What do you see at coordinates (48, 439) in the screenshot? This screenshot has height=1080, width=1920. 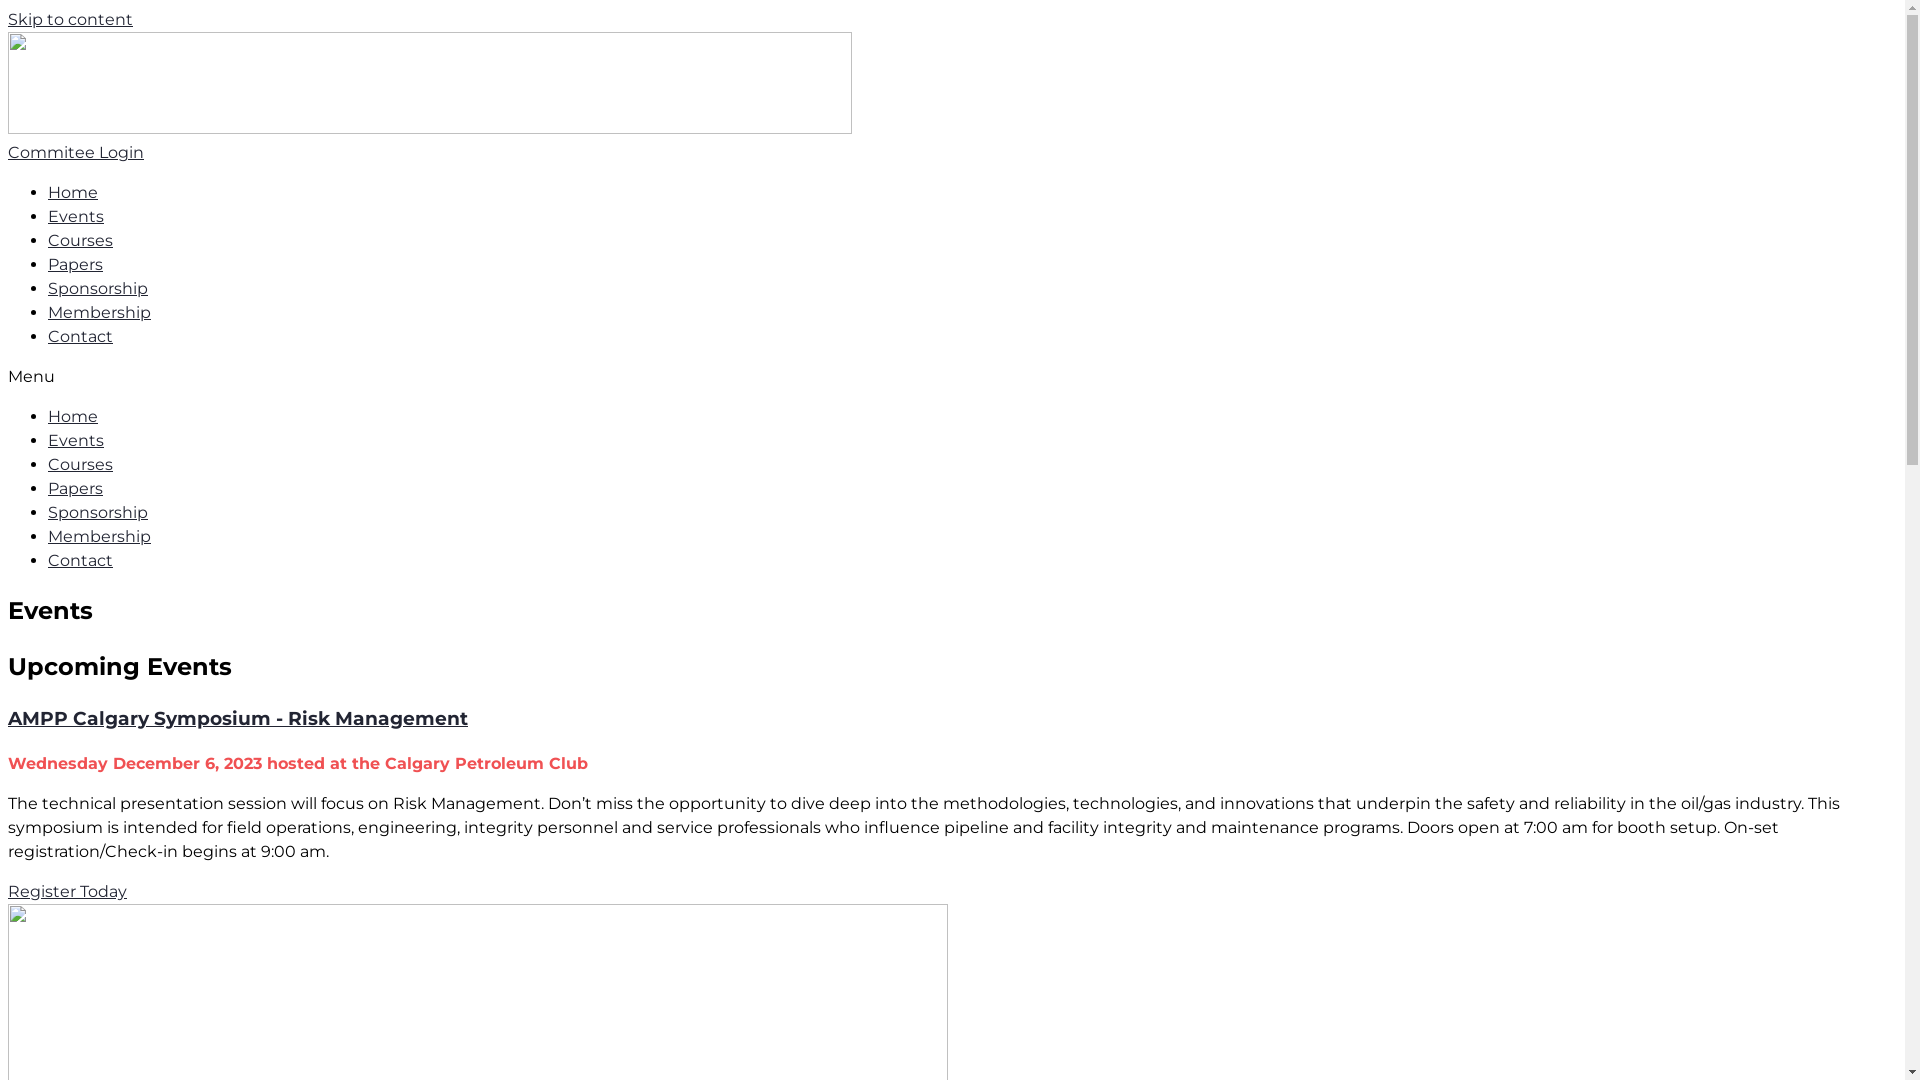 I see `'Events'` at bounding box center [48, 439].